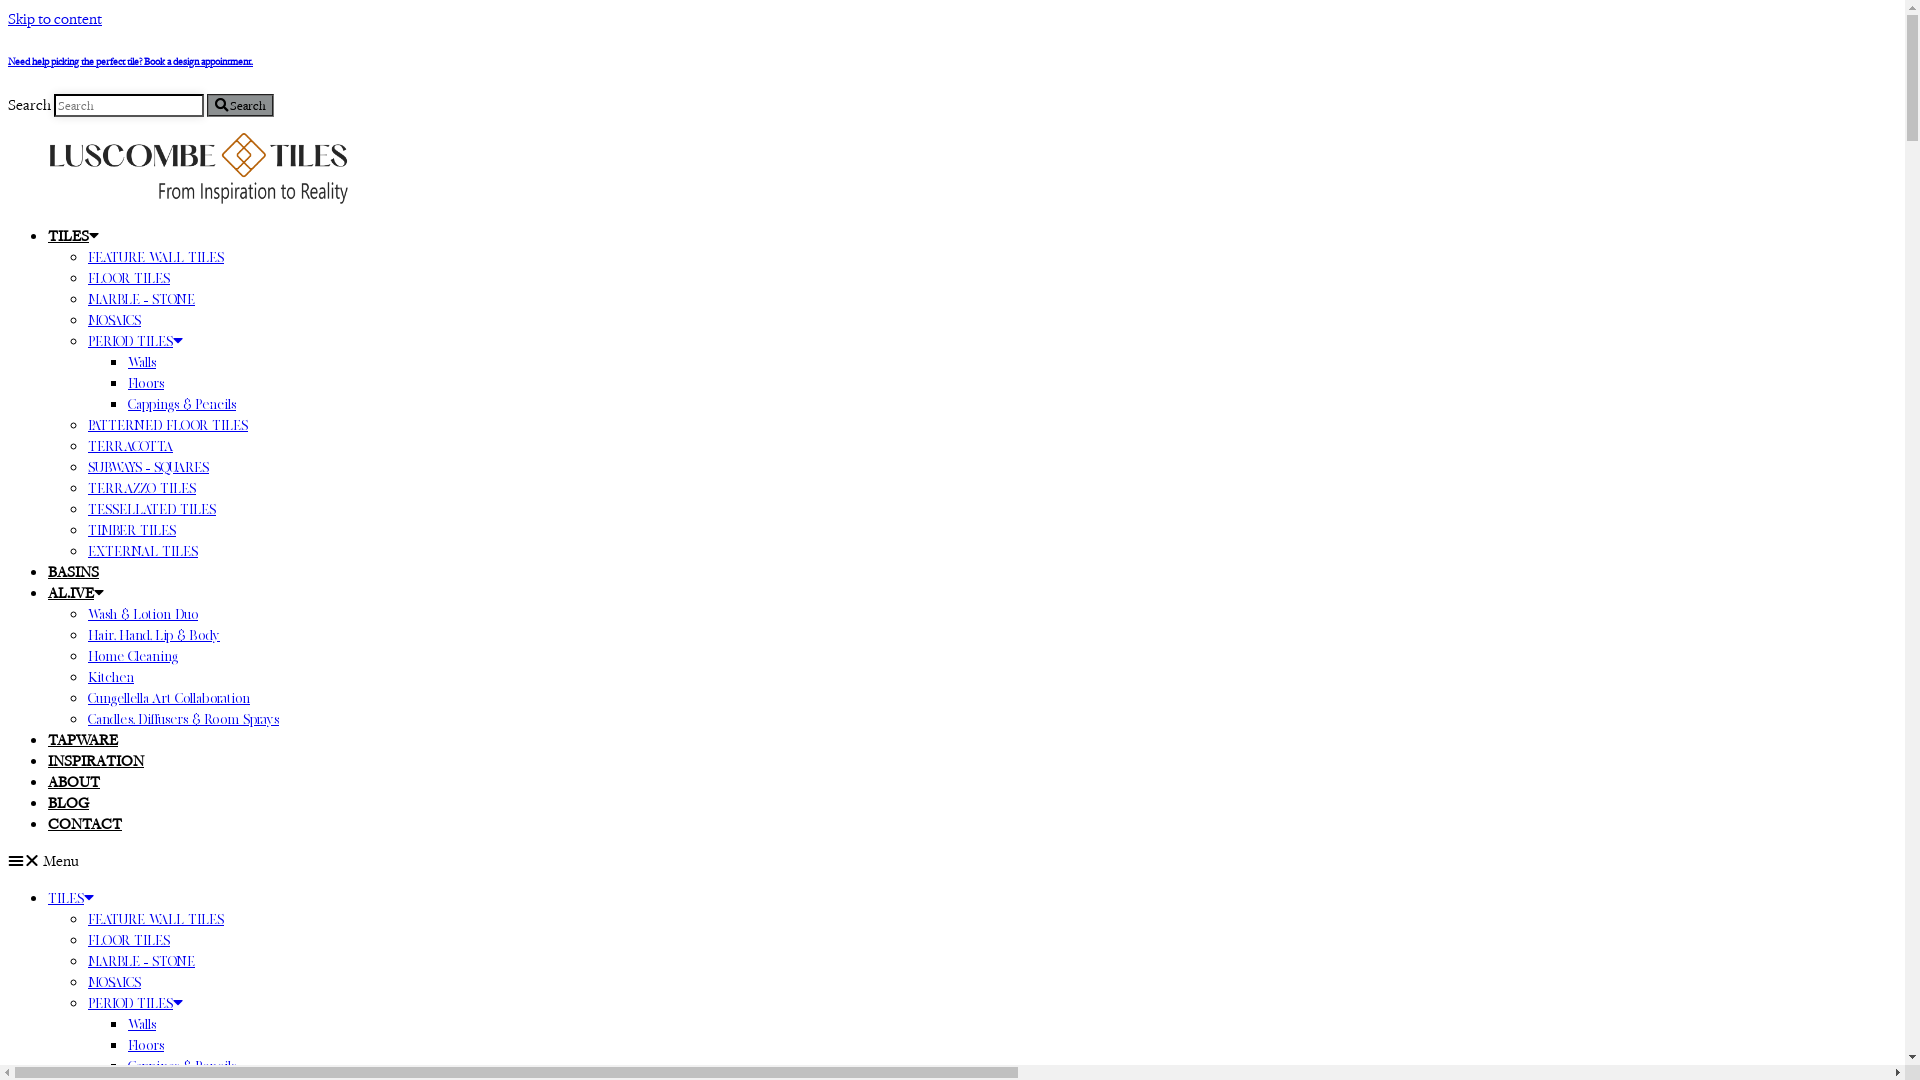 Image resolution: width=1920 pixels, height=1080 pixels. I want to click on 'AL.IVE', so click(76, 591).